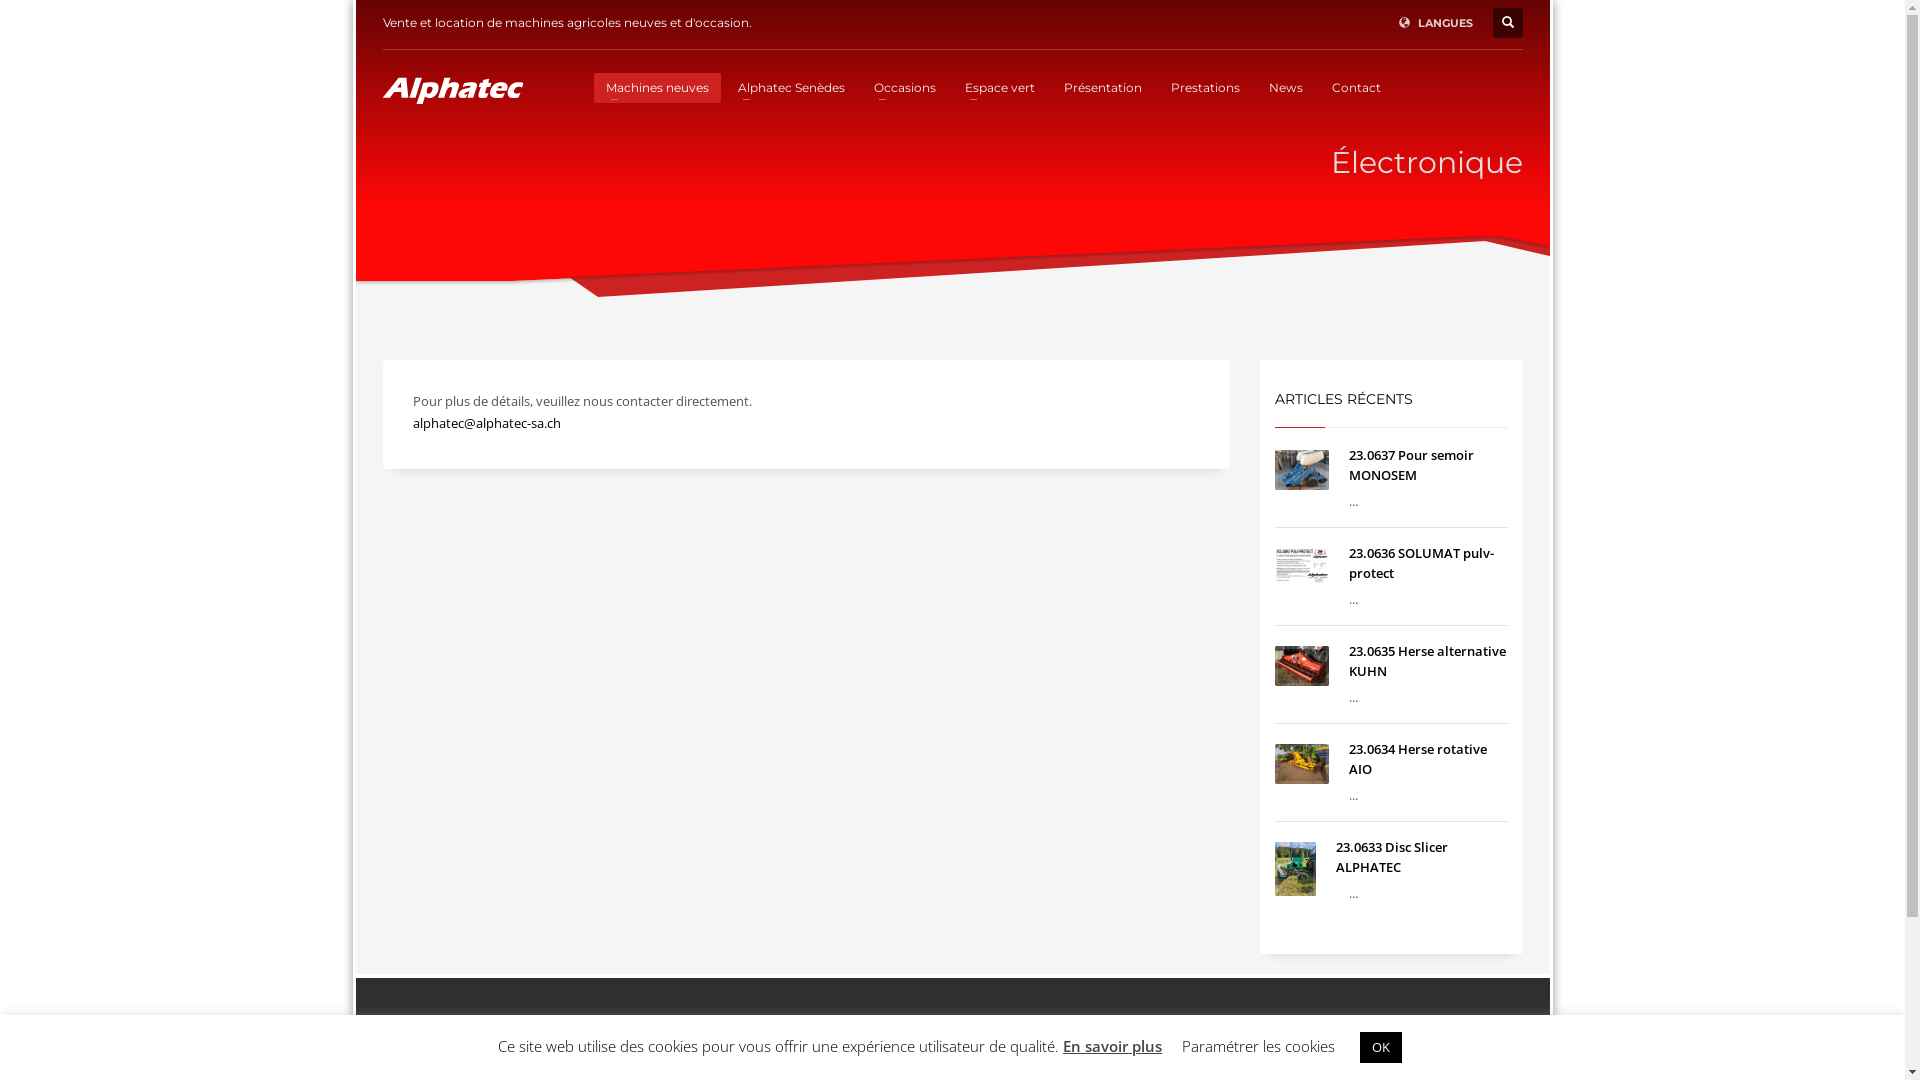 Image resolution: width=1920 pixels, height=1080 pixels. I want to click on 'LANGUES', so click(1434, 23).